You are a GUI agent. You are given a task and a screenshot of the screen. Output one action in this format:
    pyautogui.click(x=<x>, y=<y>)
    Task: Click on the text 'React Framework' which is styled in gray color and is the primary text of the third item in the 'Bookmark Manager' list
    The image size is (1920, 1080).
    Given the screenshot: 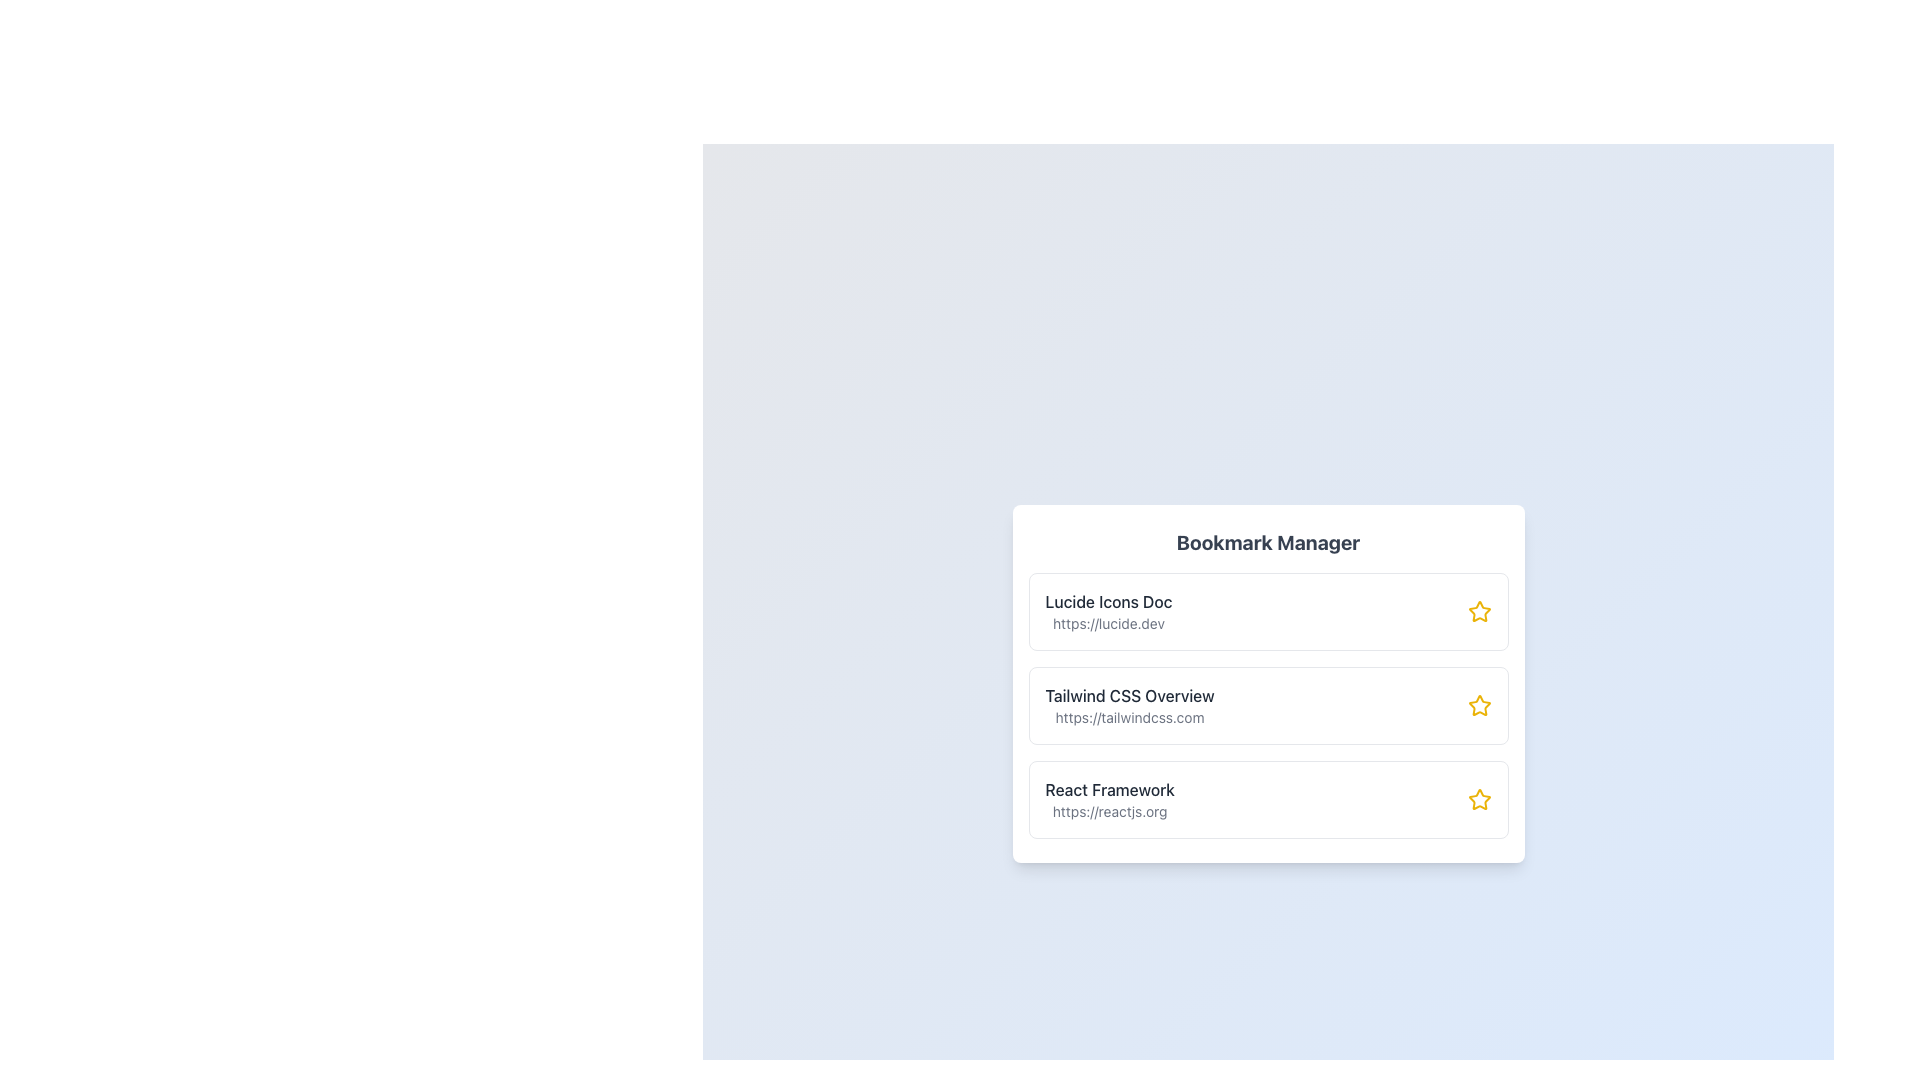 What is the action you would take?
    pyautogui.click(x=1109, y=789)
    